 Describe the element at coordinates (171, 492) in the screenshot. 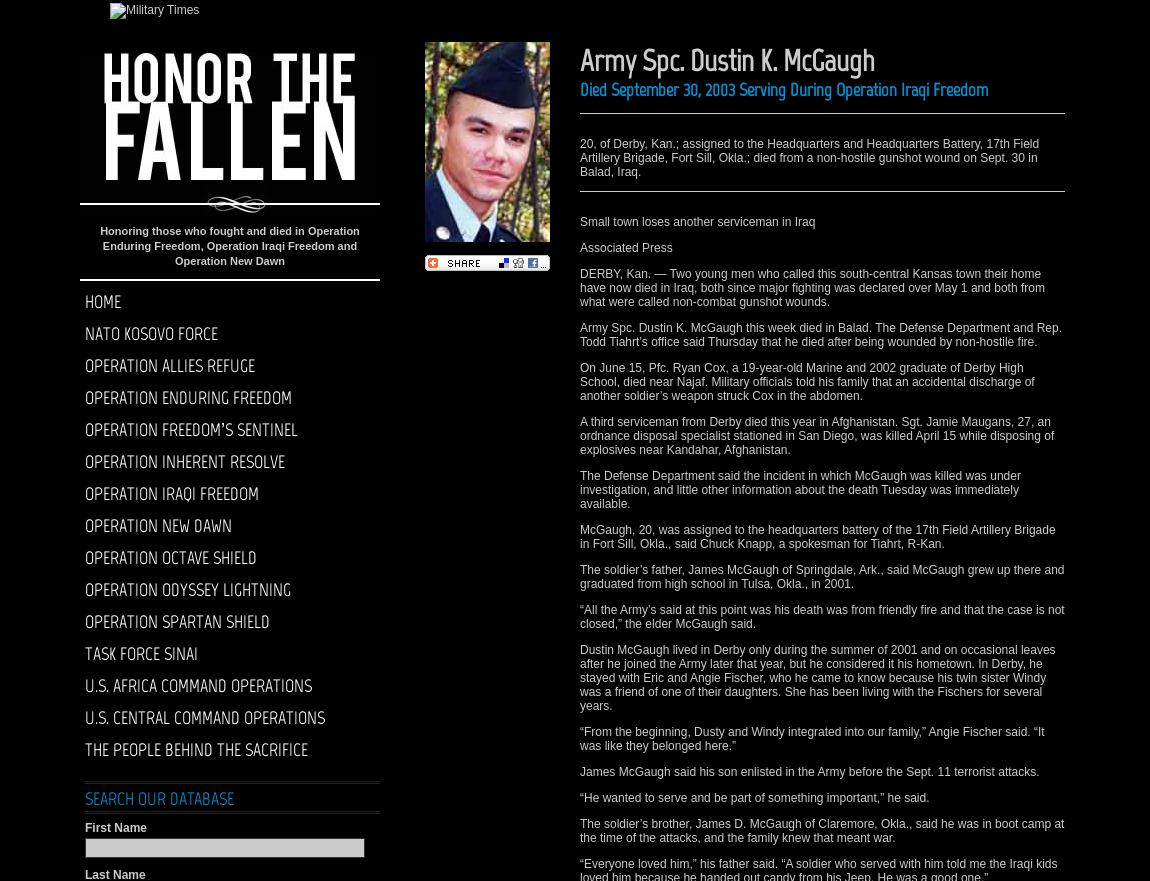

I see `'Operation Iraqi Freedom'` at that location.